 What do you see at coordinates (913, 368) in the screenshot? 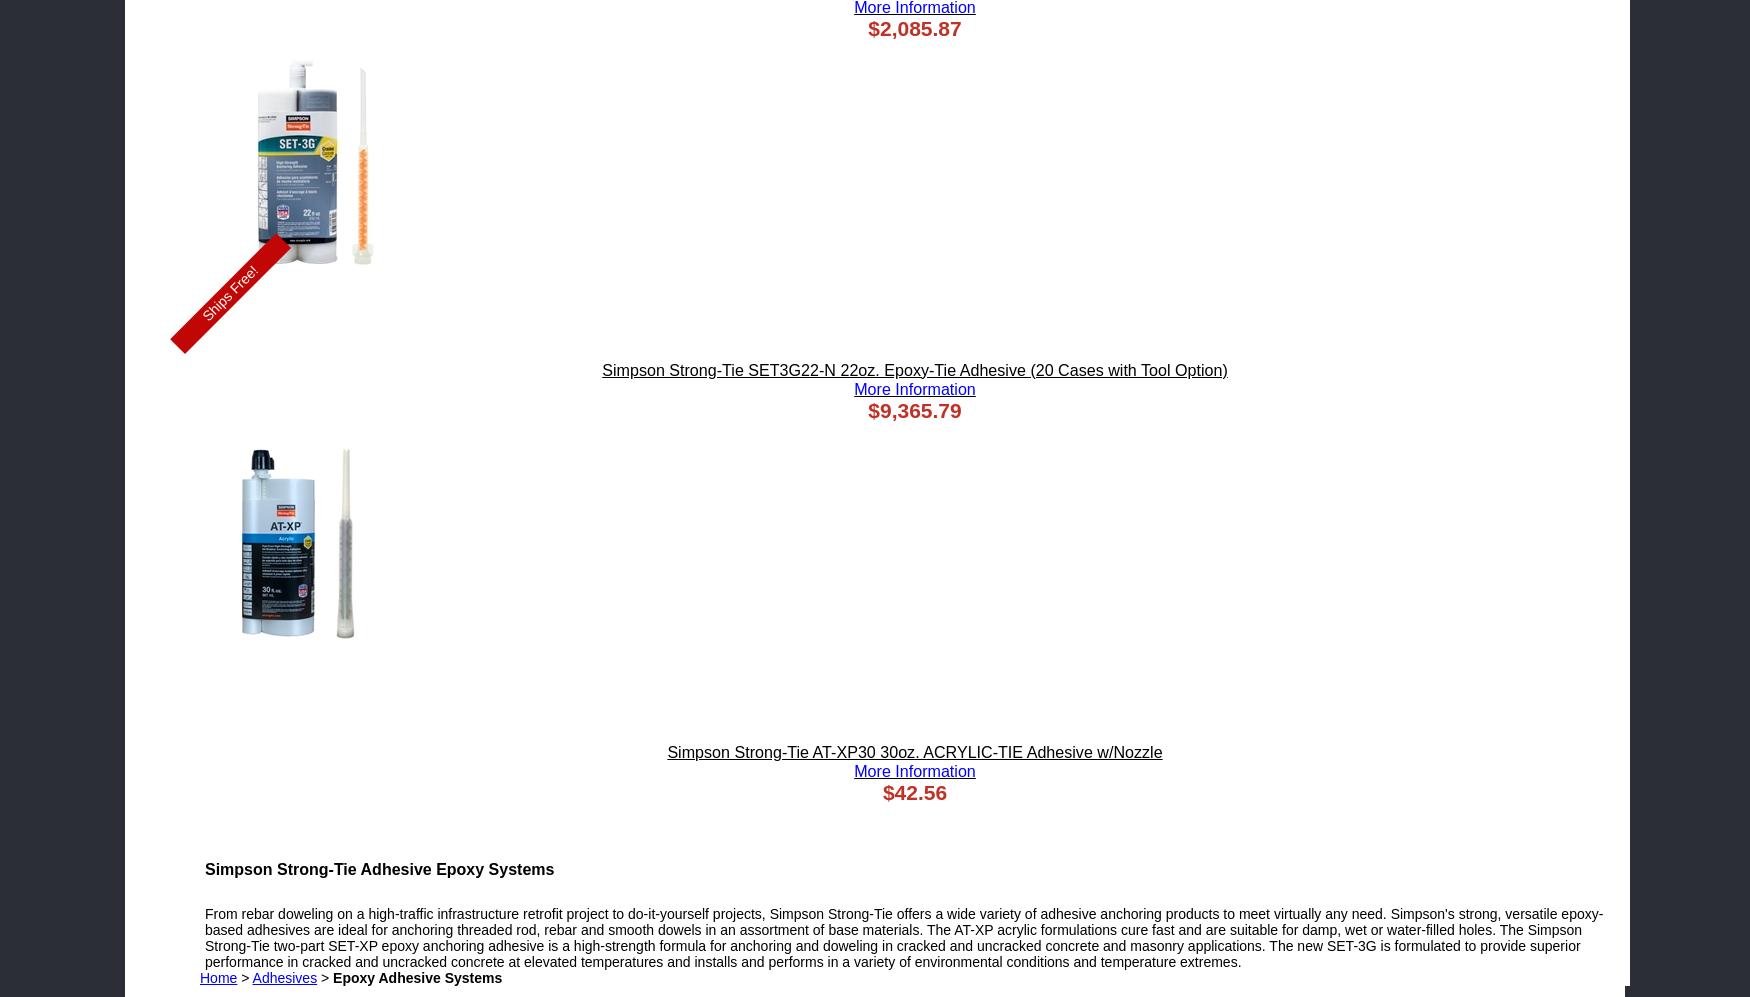
I see `'Simpson Strong-Tie SET3G22-N 22oz. Epoxy-Tie Adhesive (20 Cases with Tool Option)'` at bounding box center [913, 368].